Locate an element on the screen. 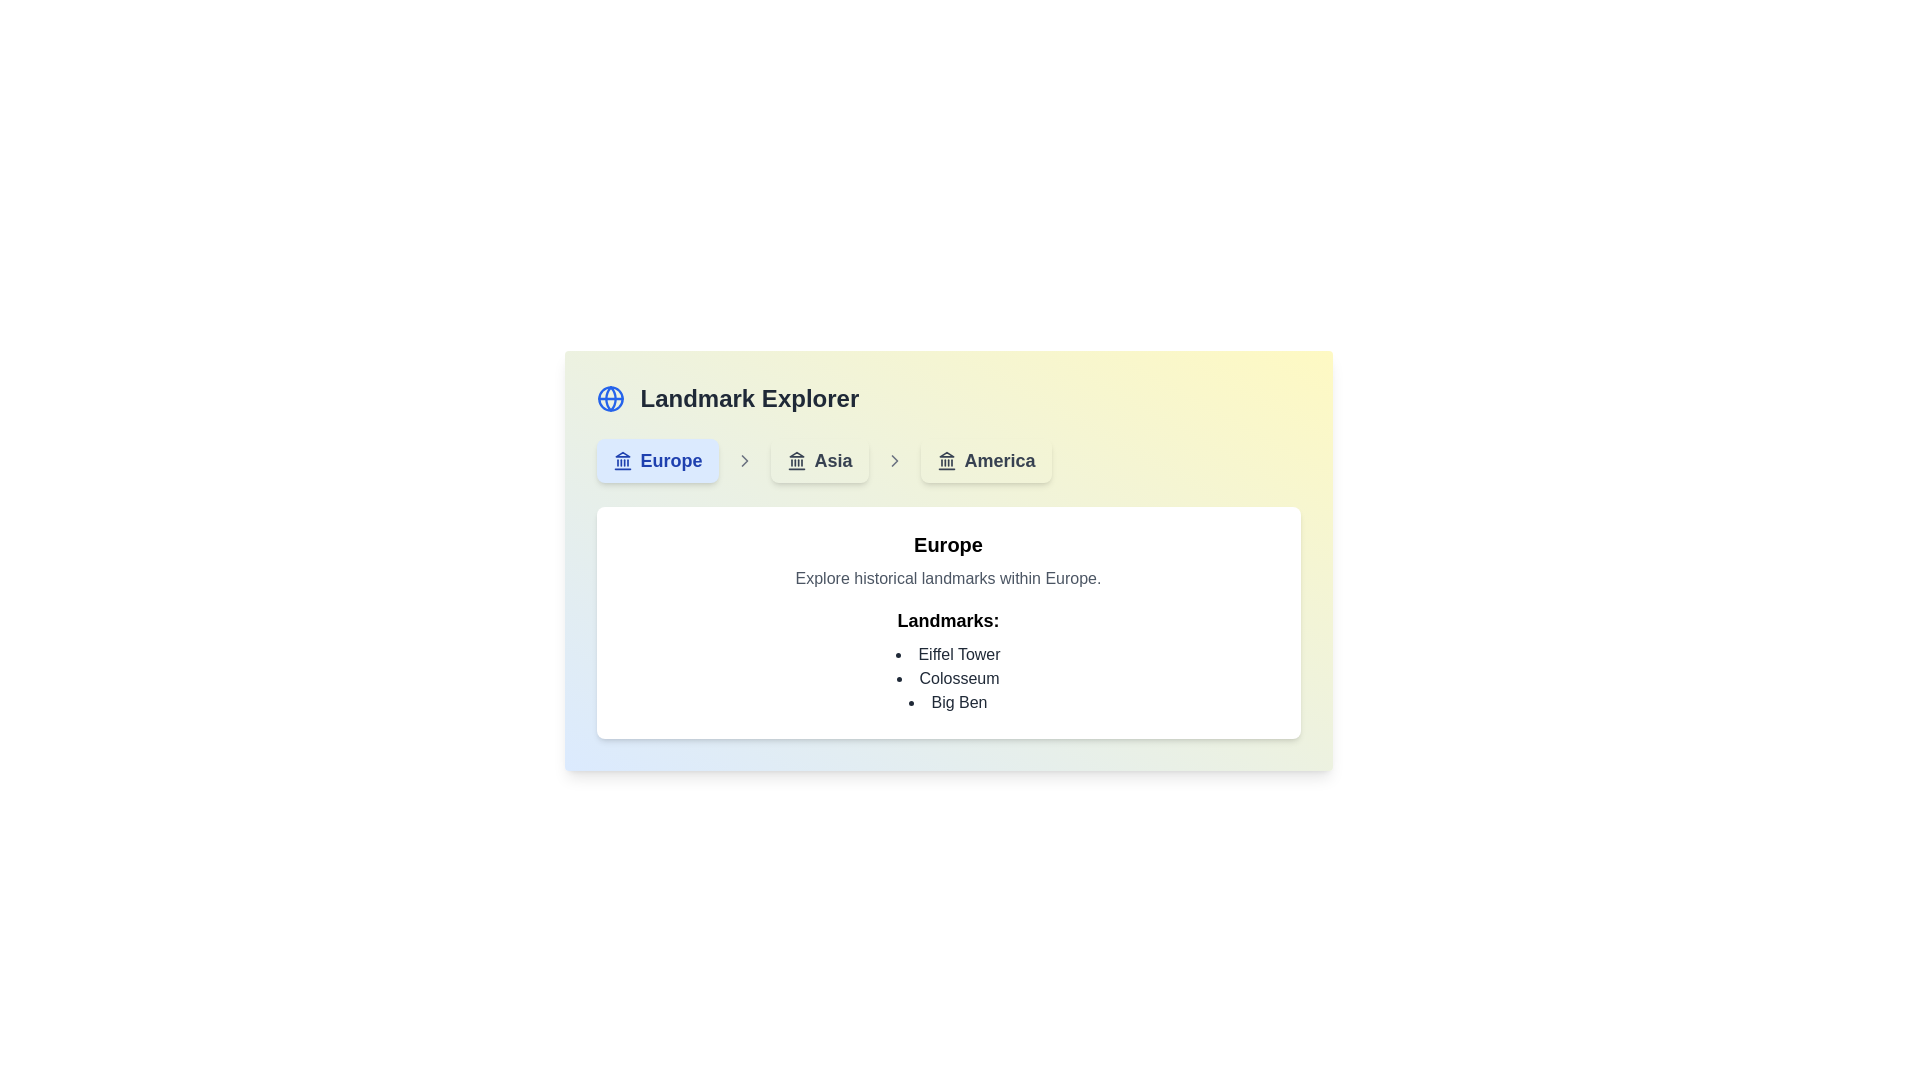 The height and width of the screenshot is (1080, 1920). the area of the 'Asia' button which is represented by the building icon in the breadcrumb navigation bar, located next to the text 'Asia' is located at coordinates (795, 461).